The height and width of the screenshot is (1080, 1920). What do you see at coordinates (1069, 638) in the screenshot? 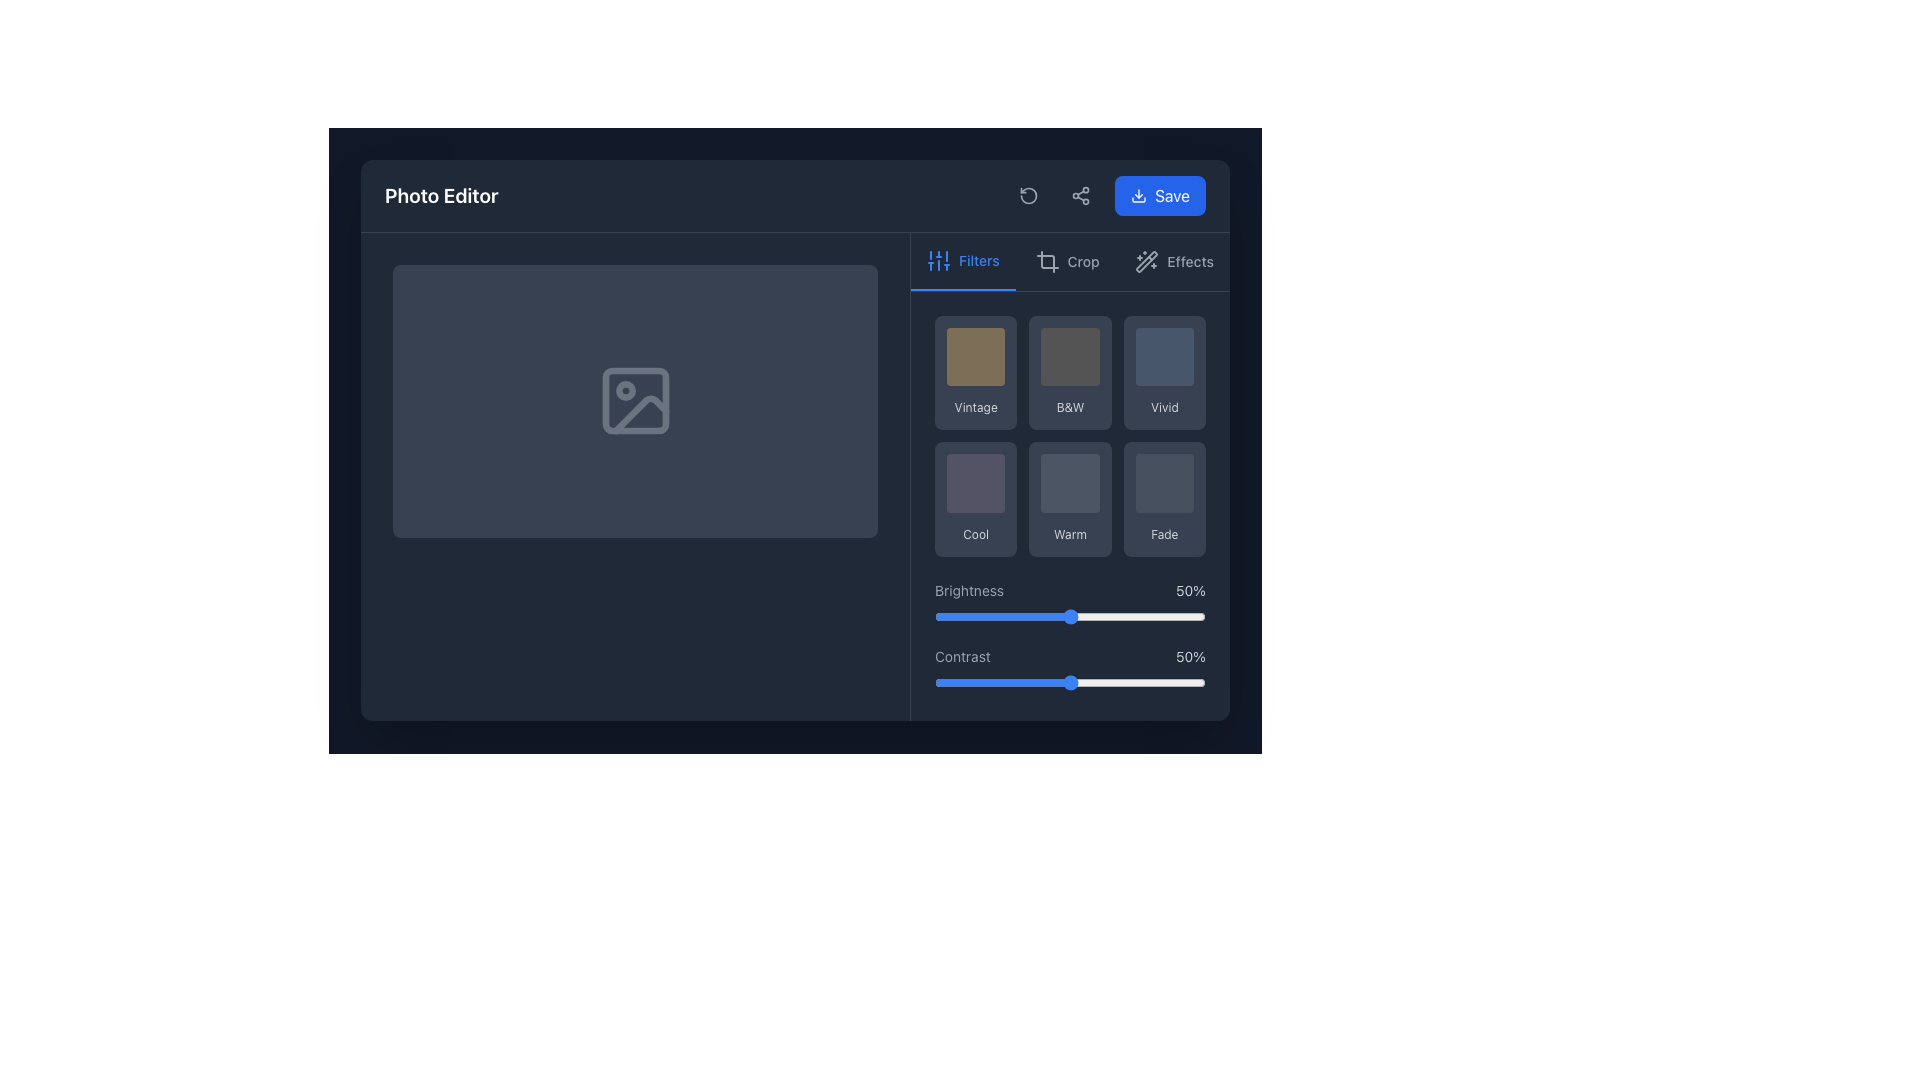
I see `the contrast value indicator of the range sliders` at bounding box center [1069, 638].